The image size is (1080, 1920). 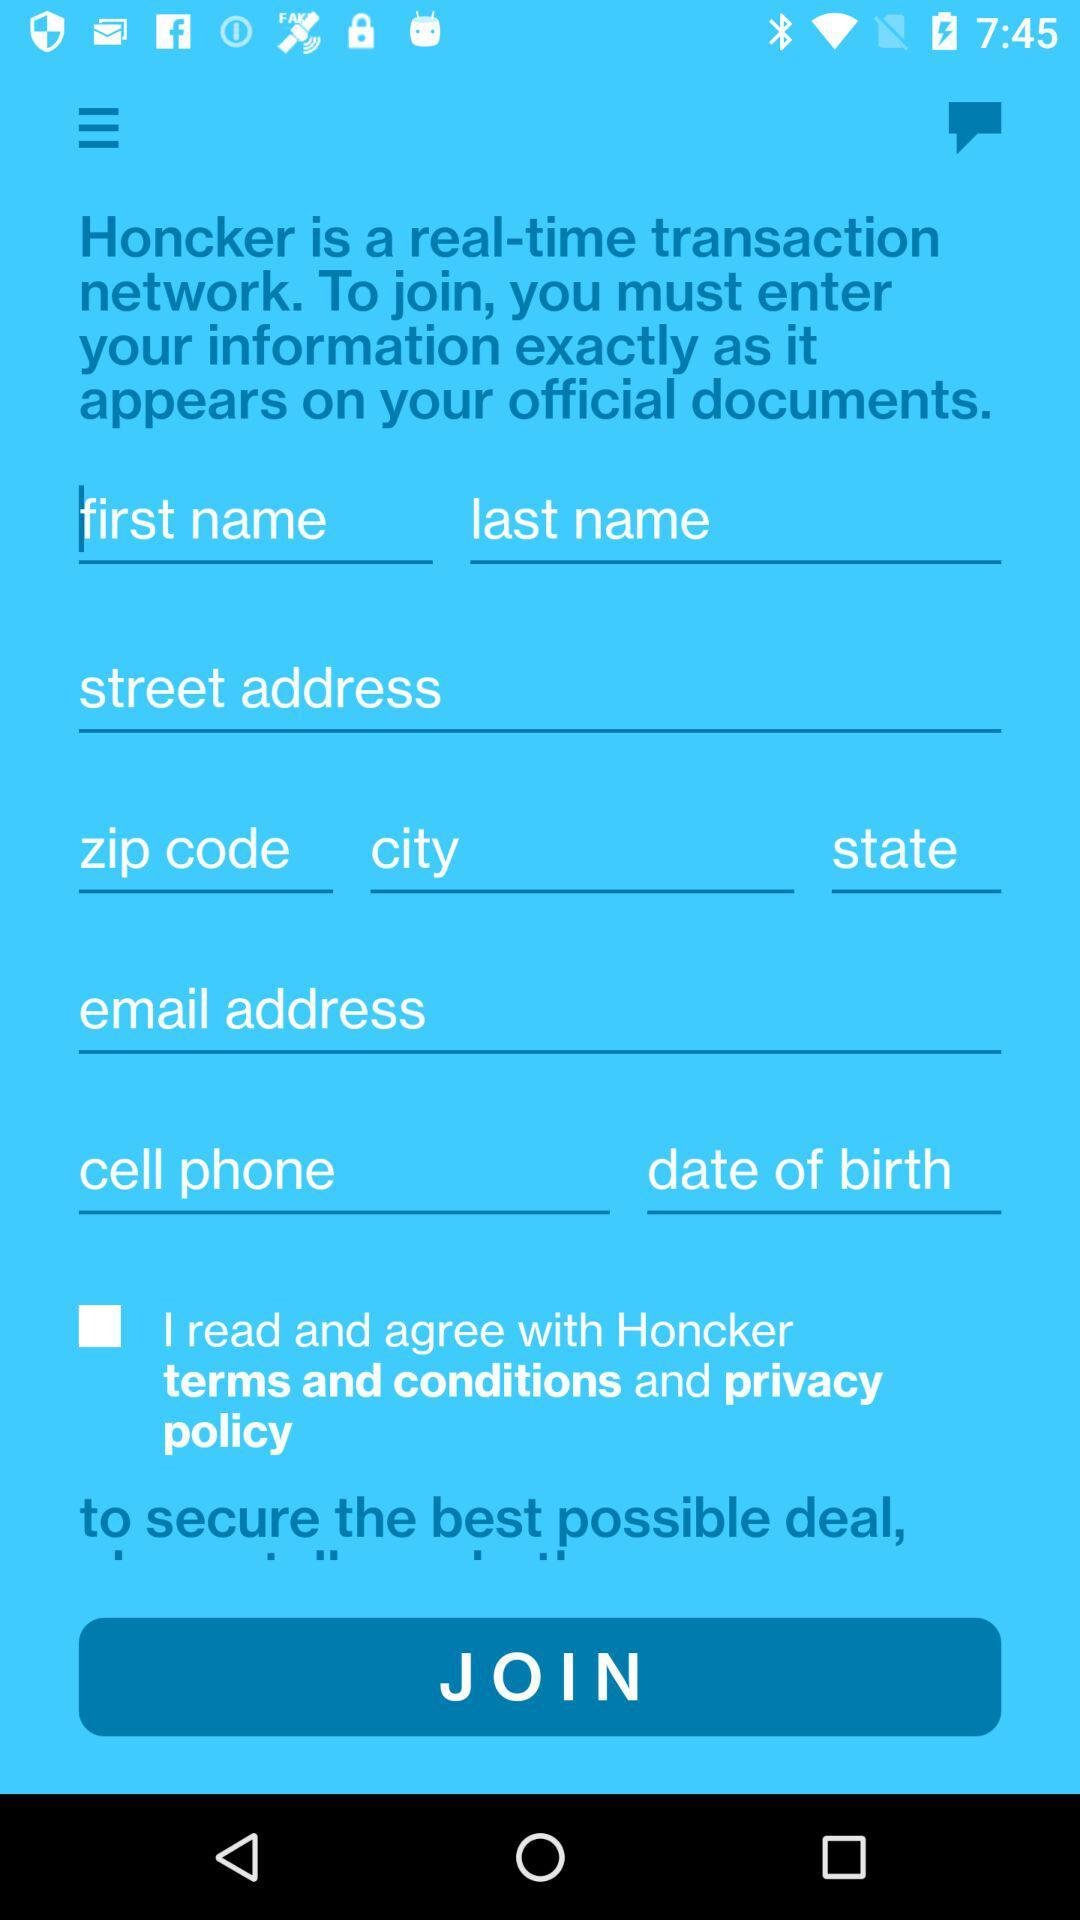 I want to click on city name field, so click(x=582, y=848).